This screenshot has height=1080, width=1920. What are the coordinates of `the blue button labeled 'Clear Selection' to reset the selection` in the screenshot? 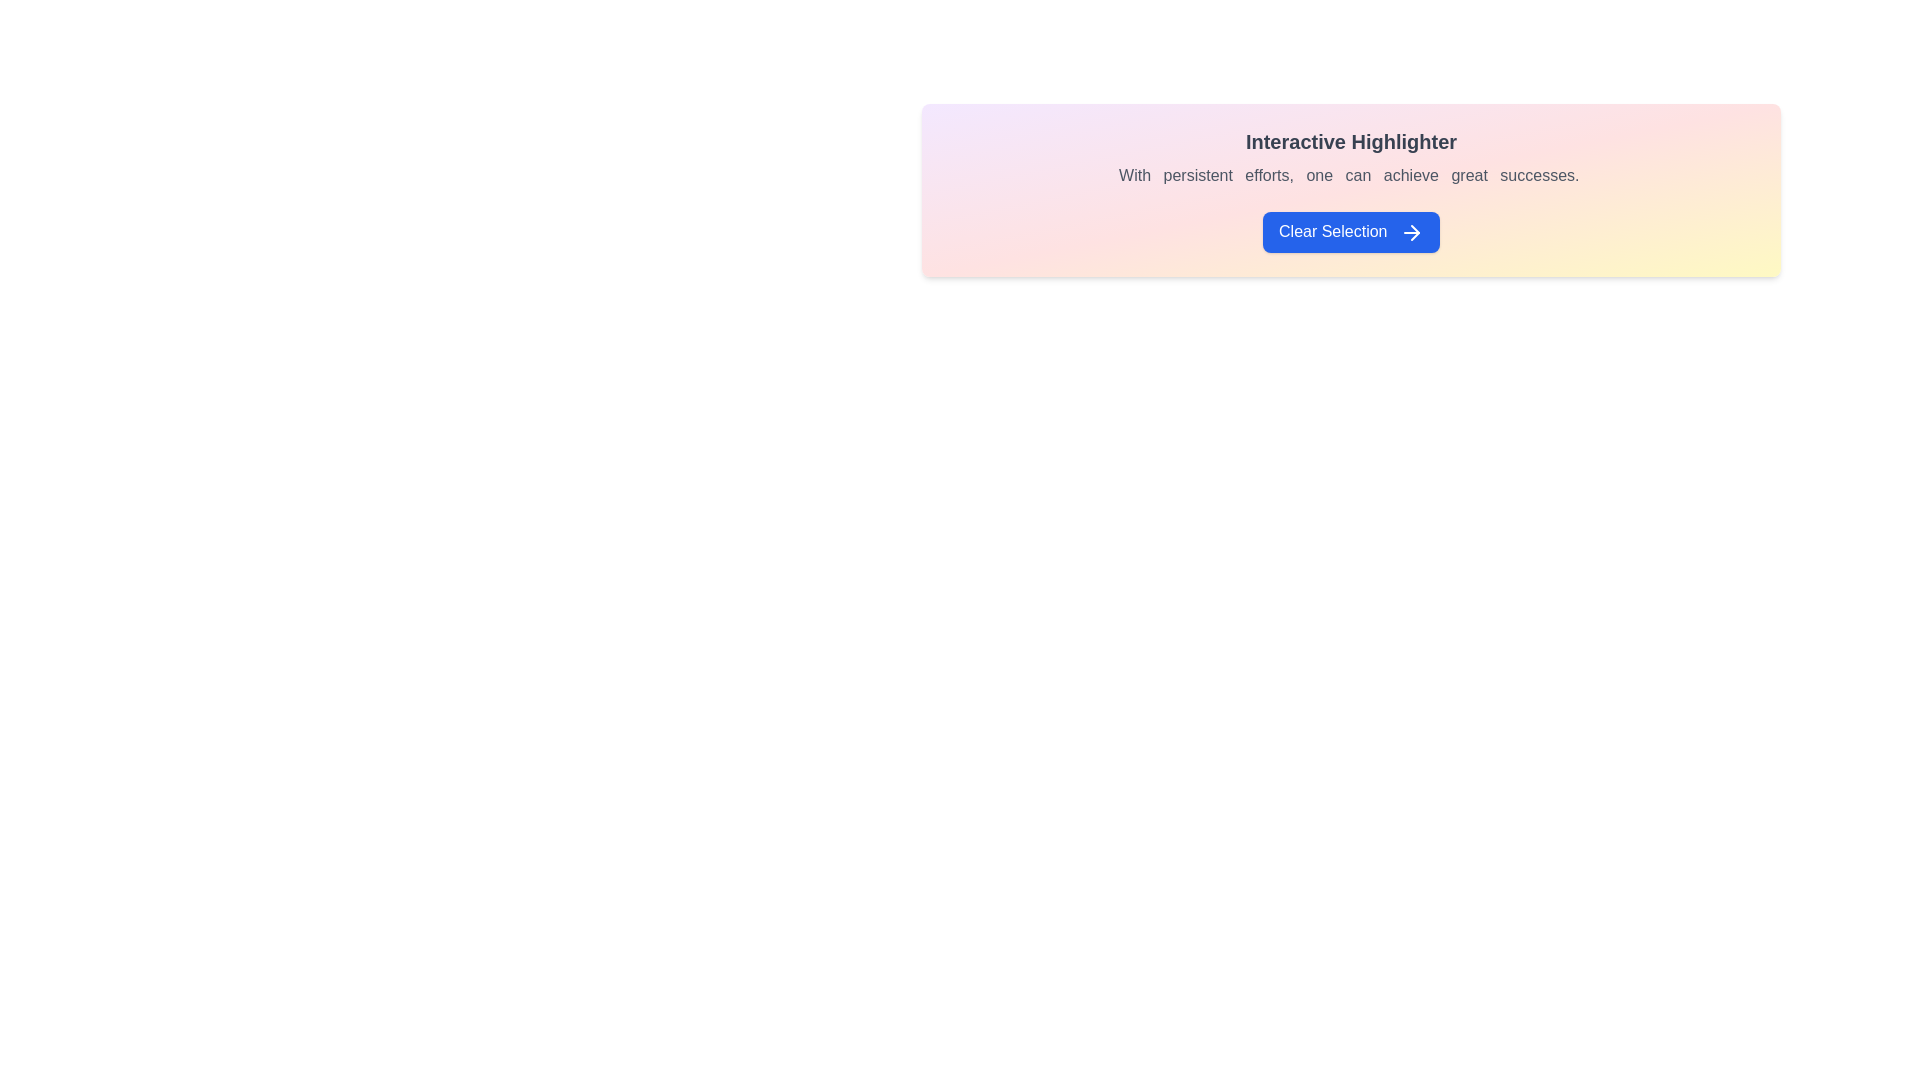 It's located at (1351, 231).